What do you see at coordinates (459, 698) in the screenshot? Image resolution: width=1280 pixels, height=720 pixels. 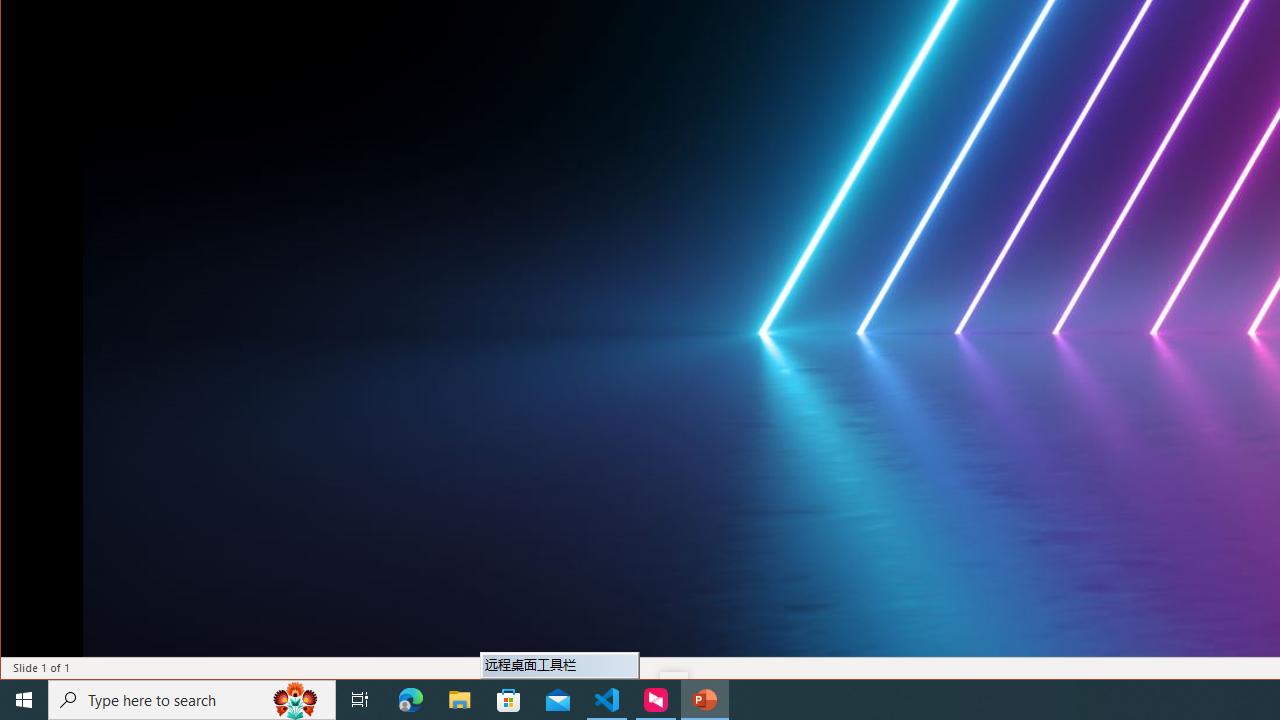 I see `'File Explorer'` at bounding box center [459, 698].